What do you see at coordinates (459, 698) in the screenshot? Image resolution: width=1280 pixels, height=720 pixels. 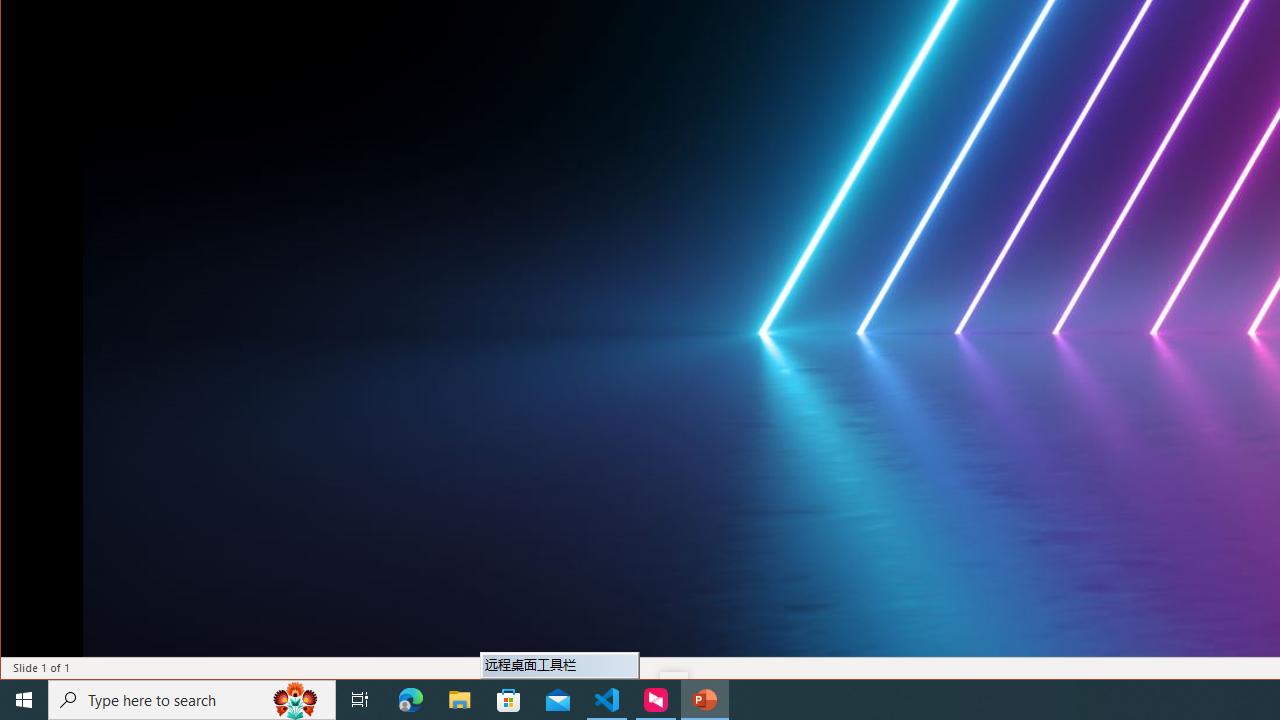 I see `'File Explorer'` at bounding box center [459, 698].